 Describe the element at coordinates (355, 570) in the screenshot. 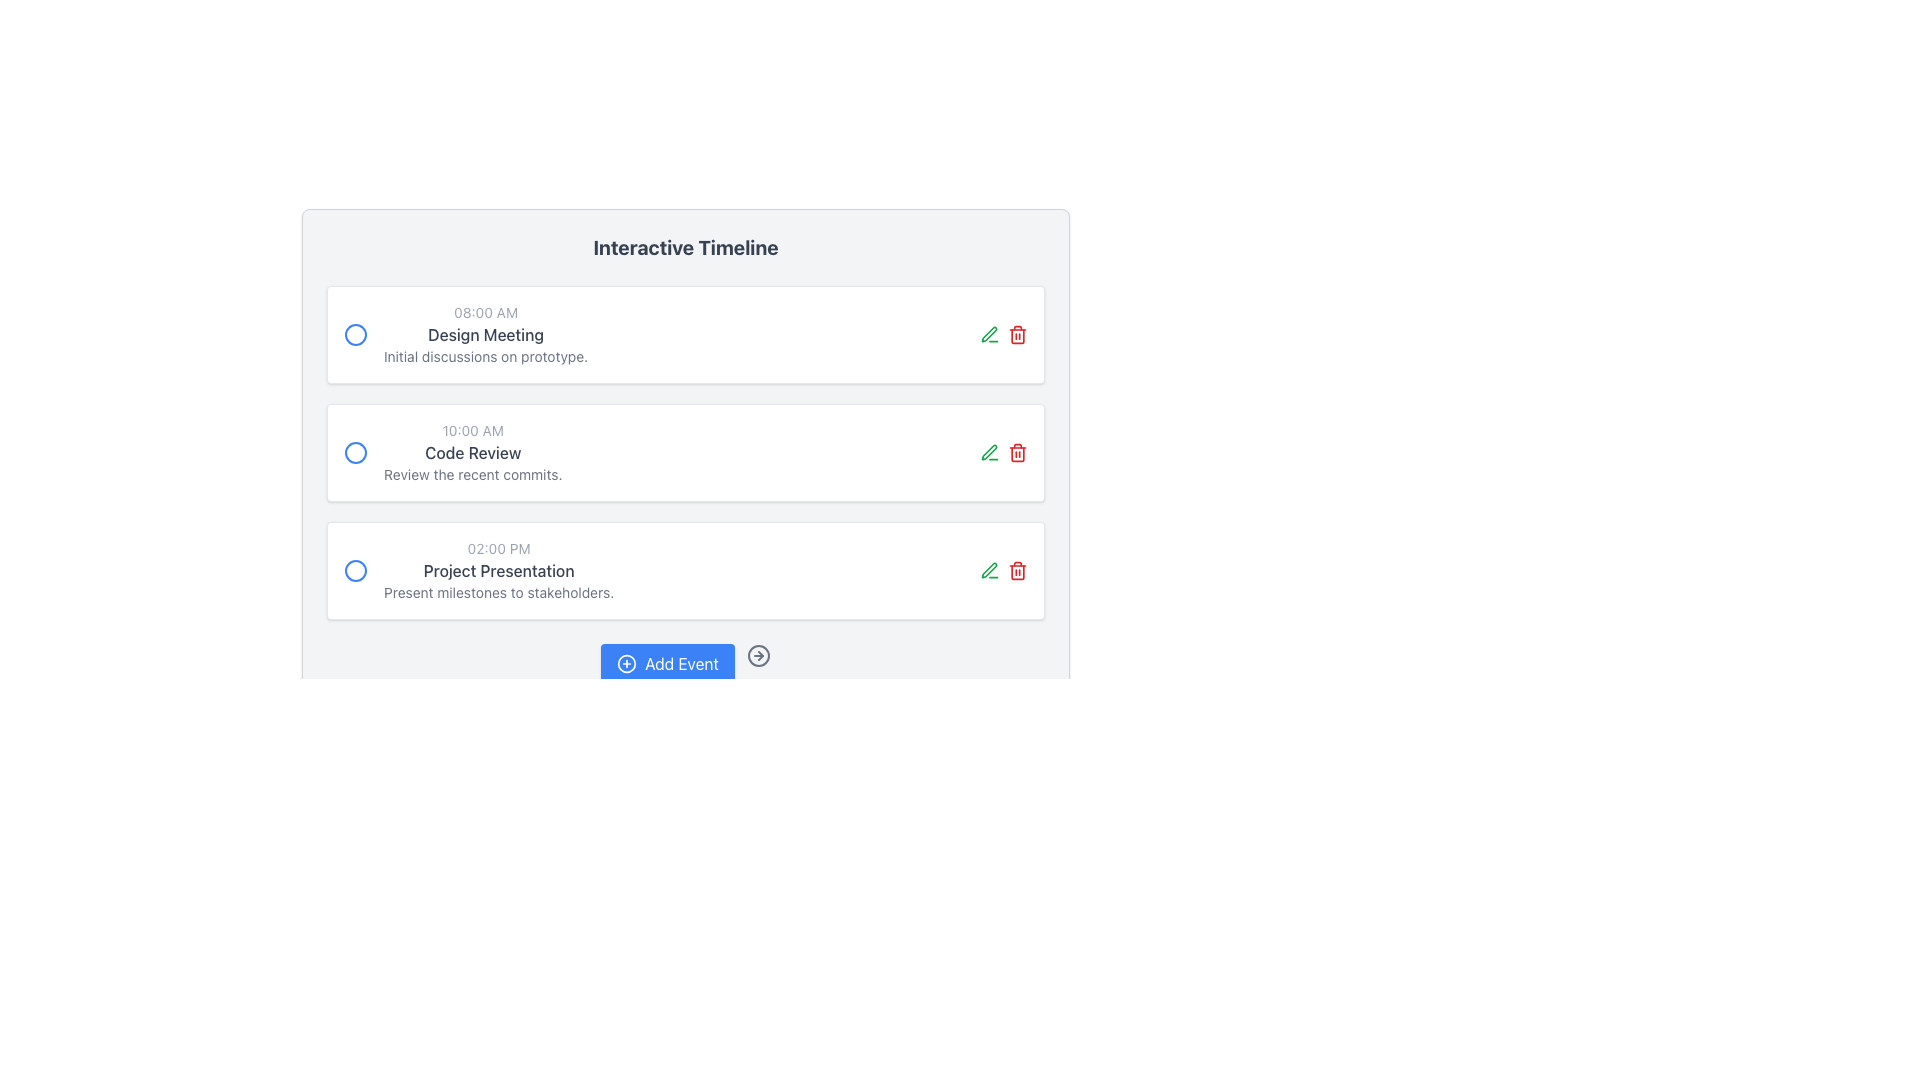

I see `the circular blue outlined icon located to the far left of the '02:00 PM Project Presentation' row` at that location.